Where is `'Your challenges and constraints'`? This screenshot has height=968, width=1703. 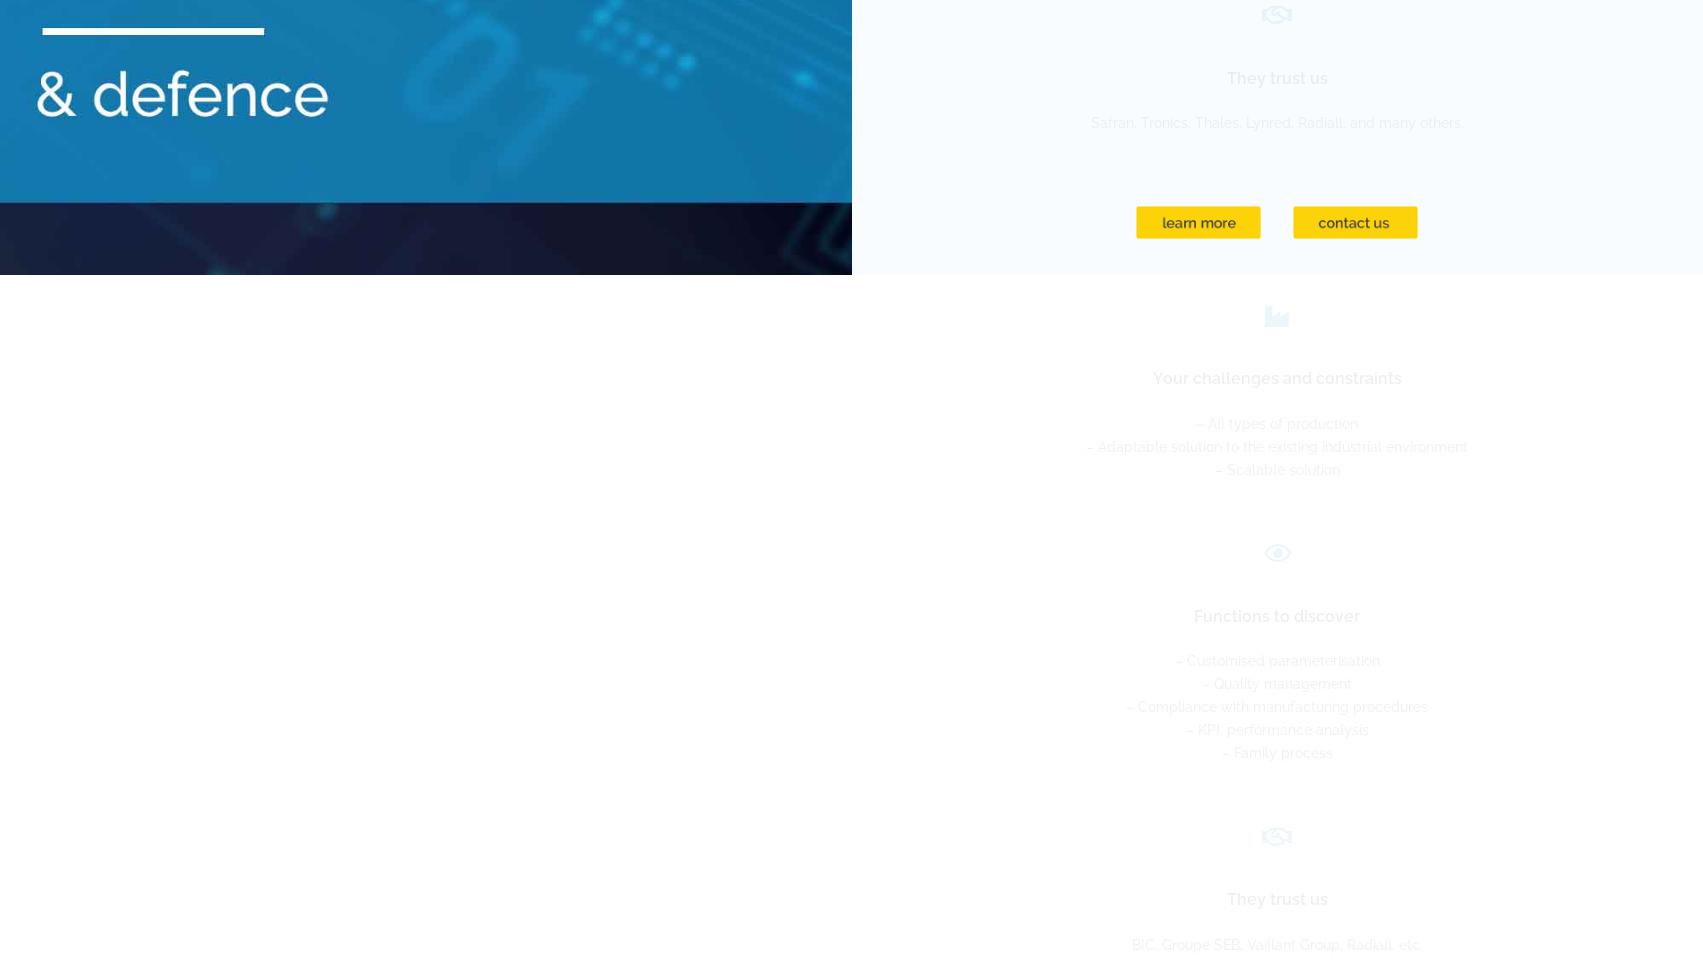
'Your challenges and constraints' is located at coordinates (1275, 377).